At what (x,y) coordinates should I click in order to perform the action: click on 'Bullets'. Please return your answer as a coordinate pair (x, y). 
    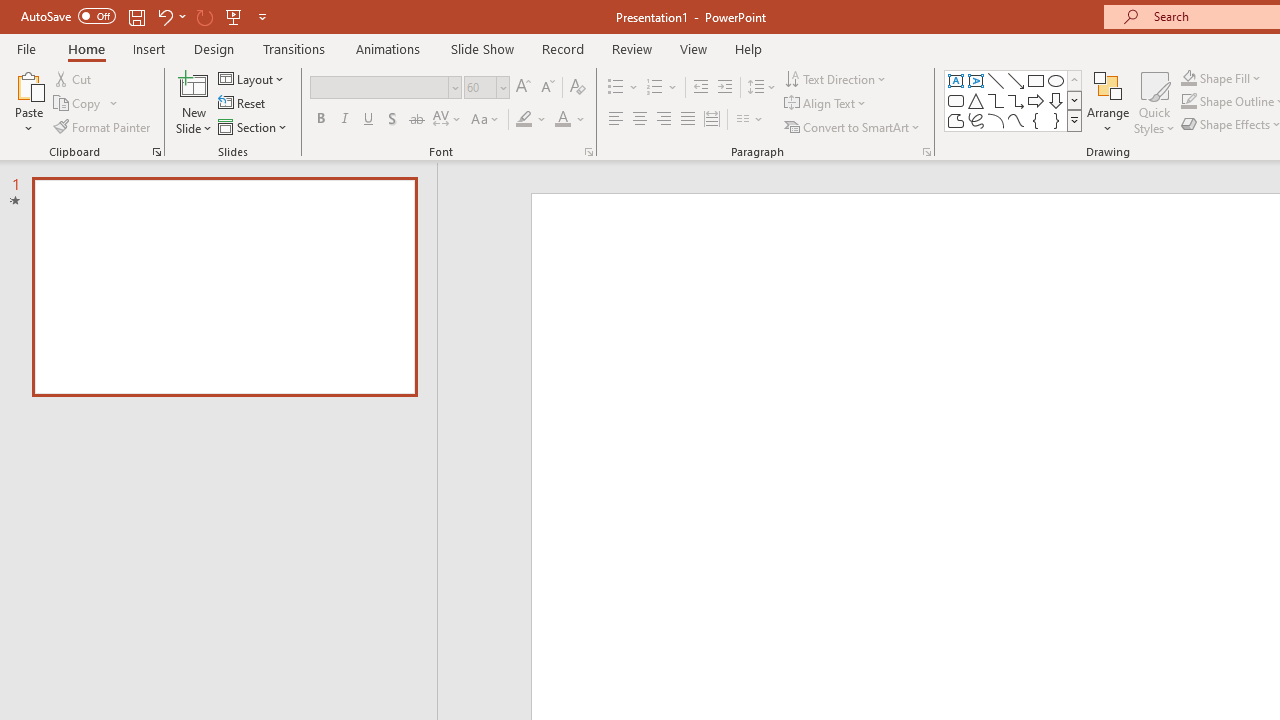
    Looking at the image, I should click on (623, 86).